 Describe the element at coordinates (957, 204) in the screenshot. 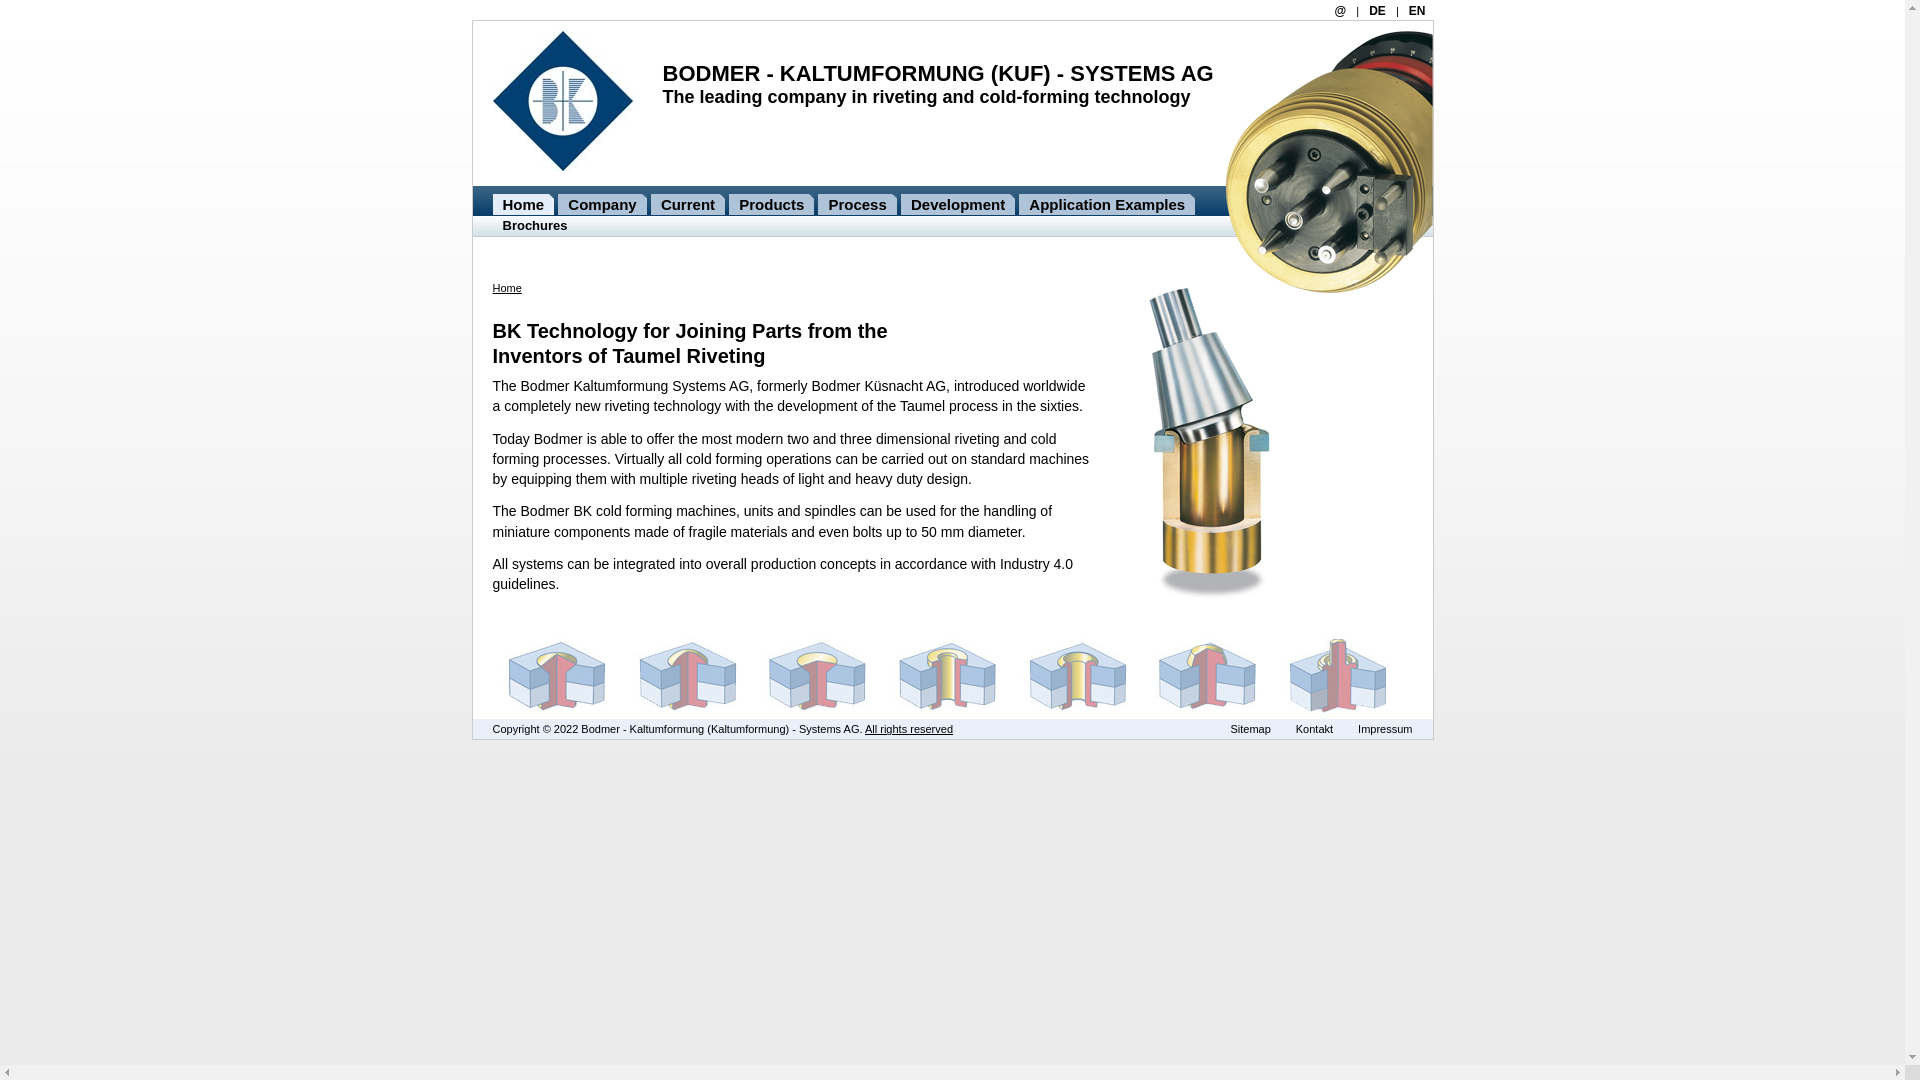

I see `'Development'` at that location.